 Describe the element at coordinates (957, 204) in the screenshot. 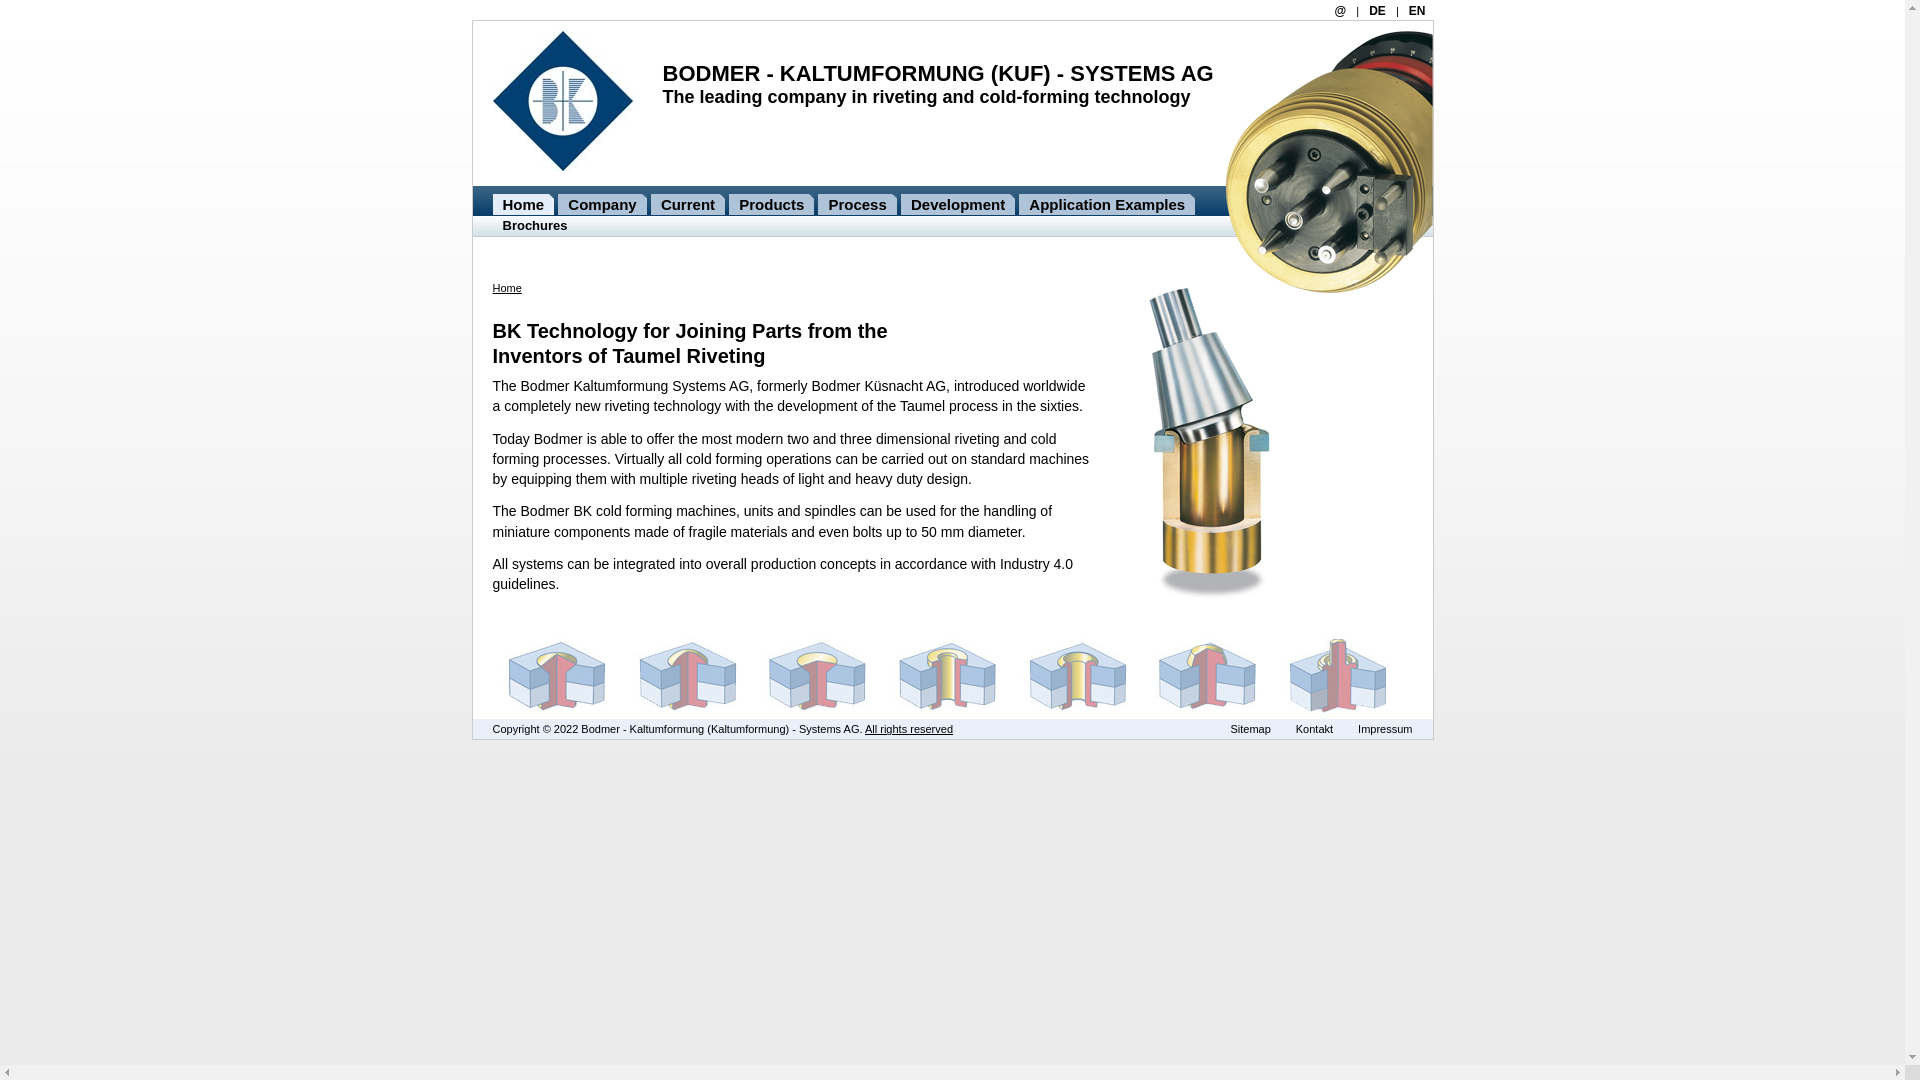

I see `'Development'` at that location.